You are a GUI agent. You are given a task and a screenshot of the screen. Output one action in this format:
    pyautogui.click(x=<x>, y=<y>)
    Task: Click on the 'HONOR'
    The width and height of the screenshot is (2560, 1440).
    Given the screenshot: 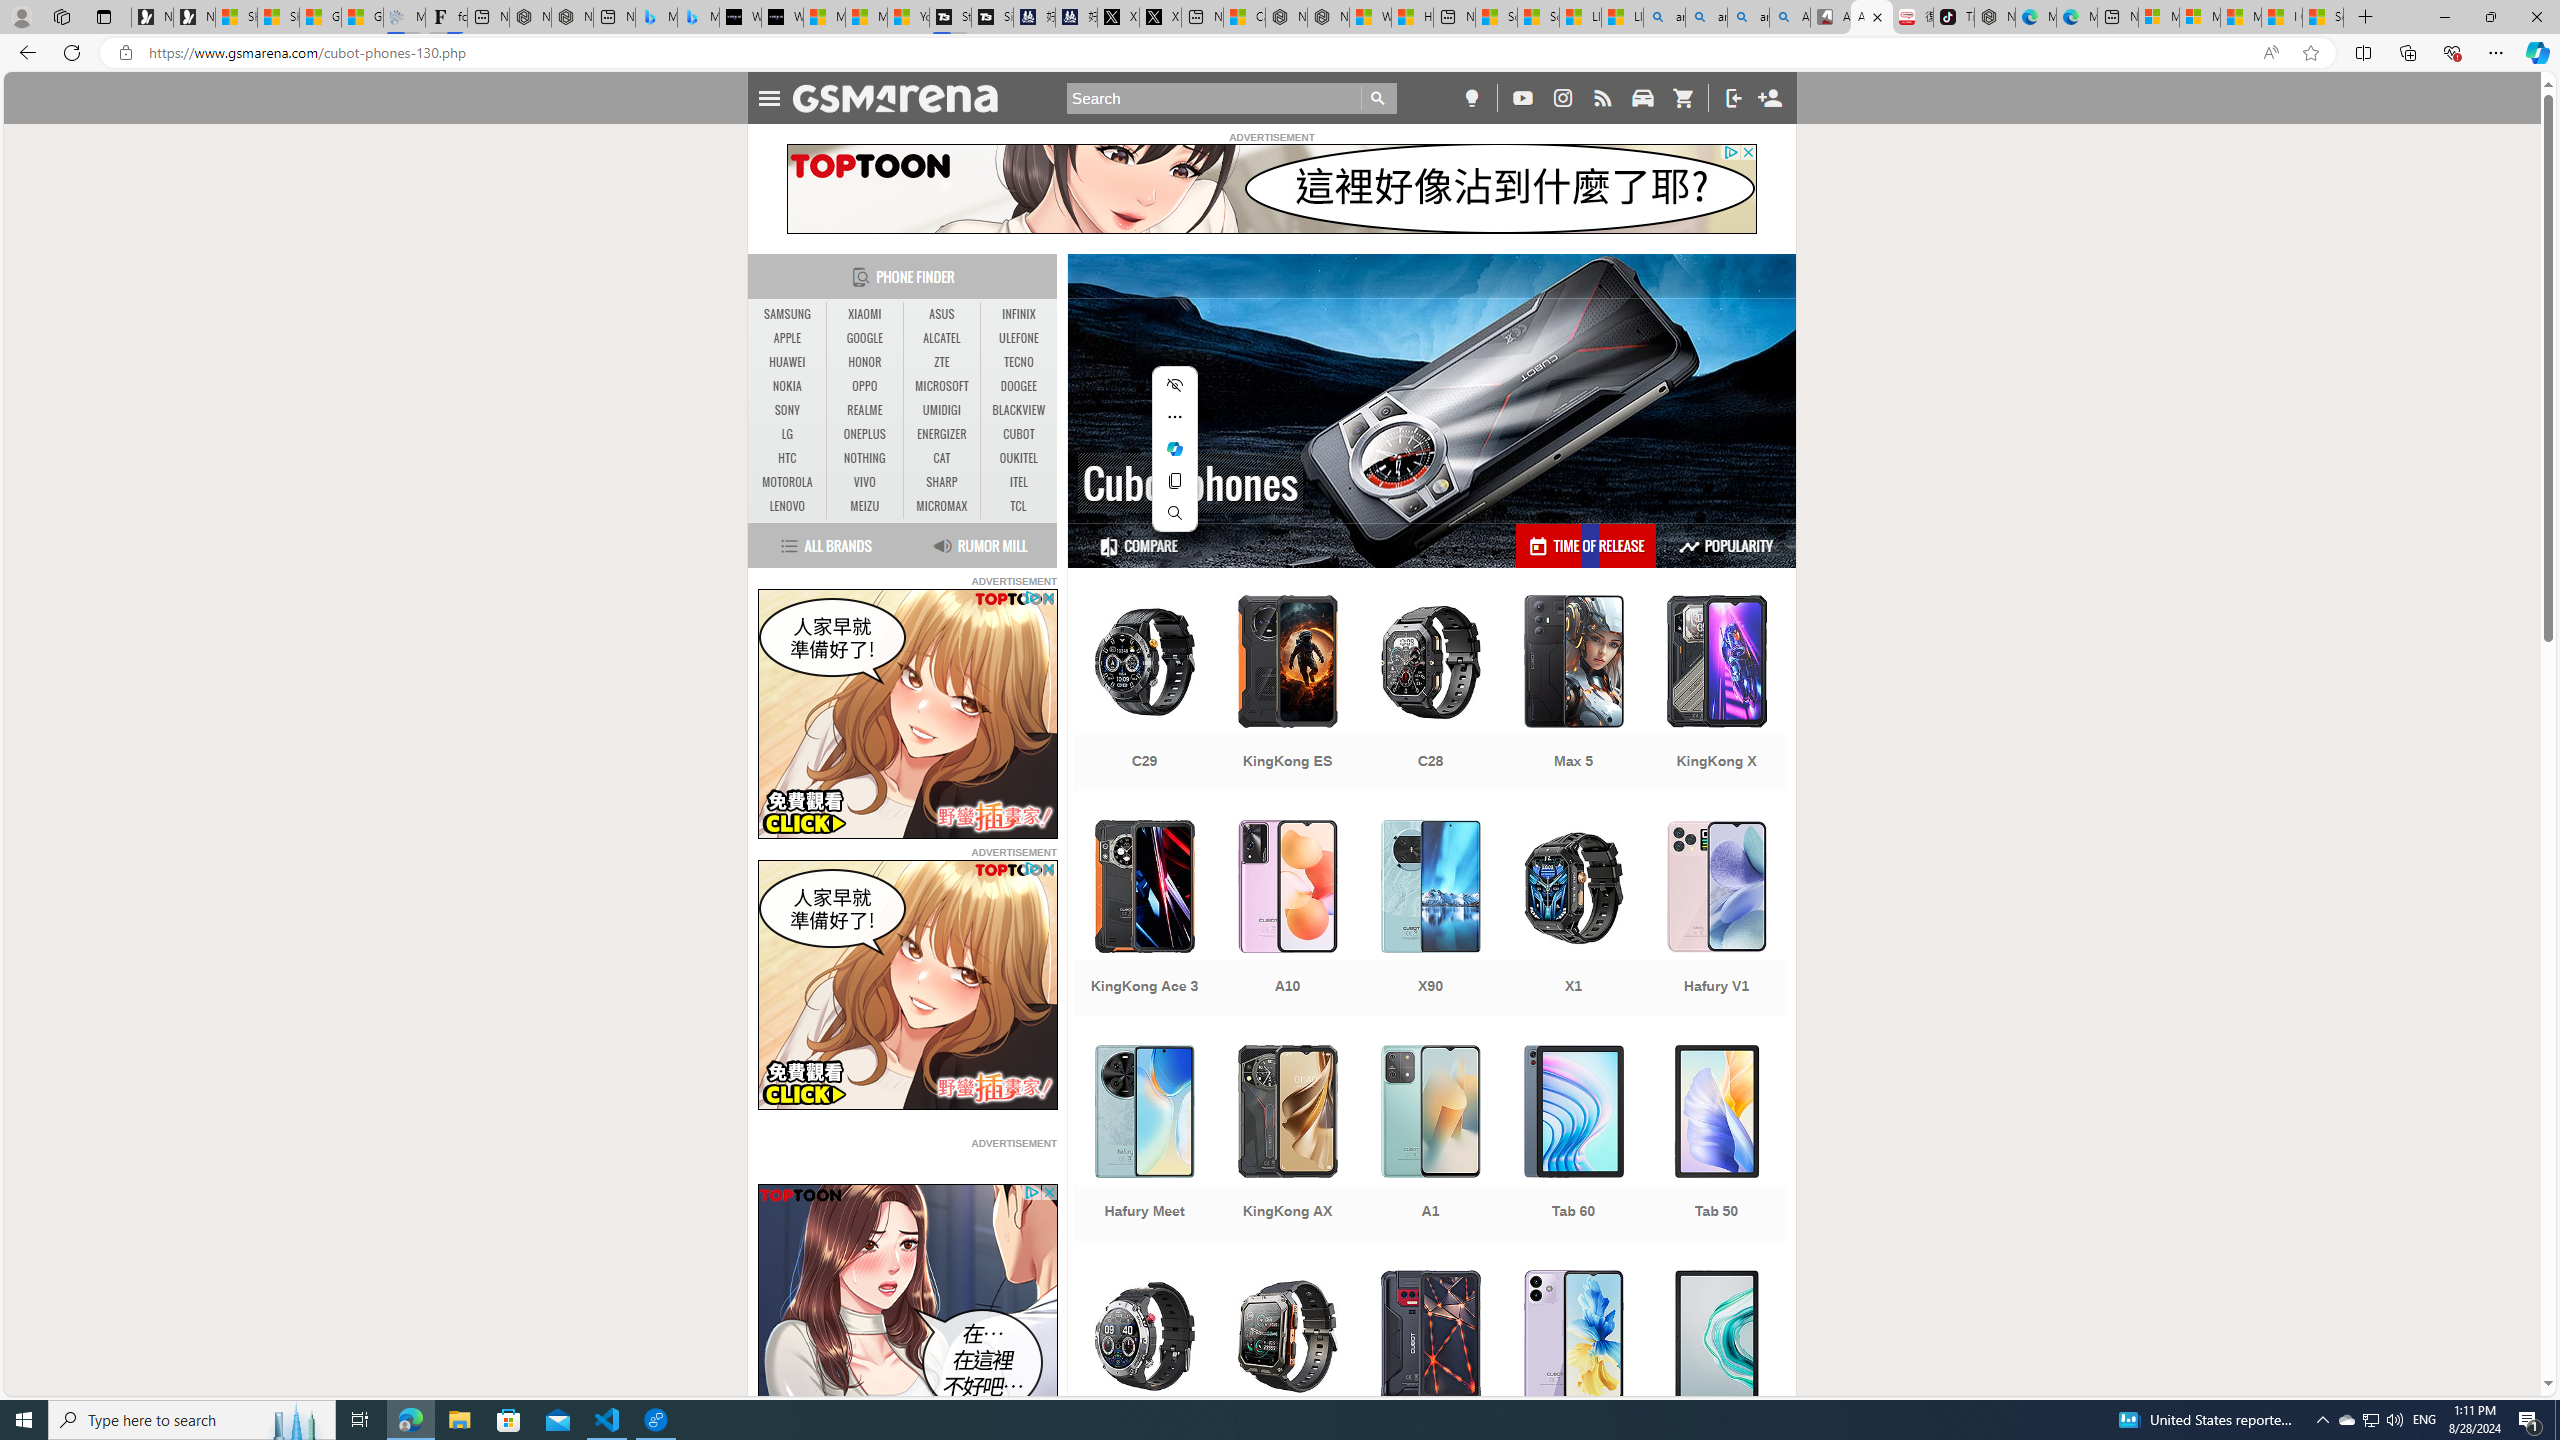 What is the action you would take?
    pyautogui.click(x=864, y=361)
    